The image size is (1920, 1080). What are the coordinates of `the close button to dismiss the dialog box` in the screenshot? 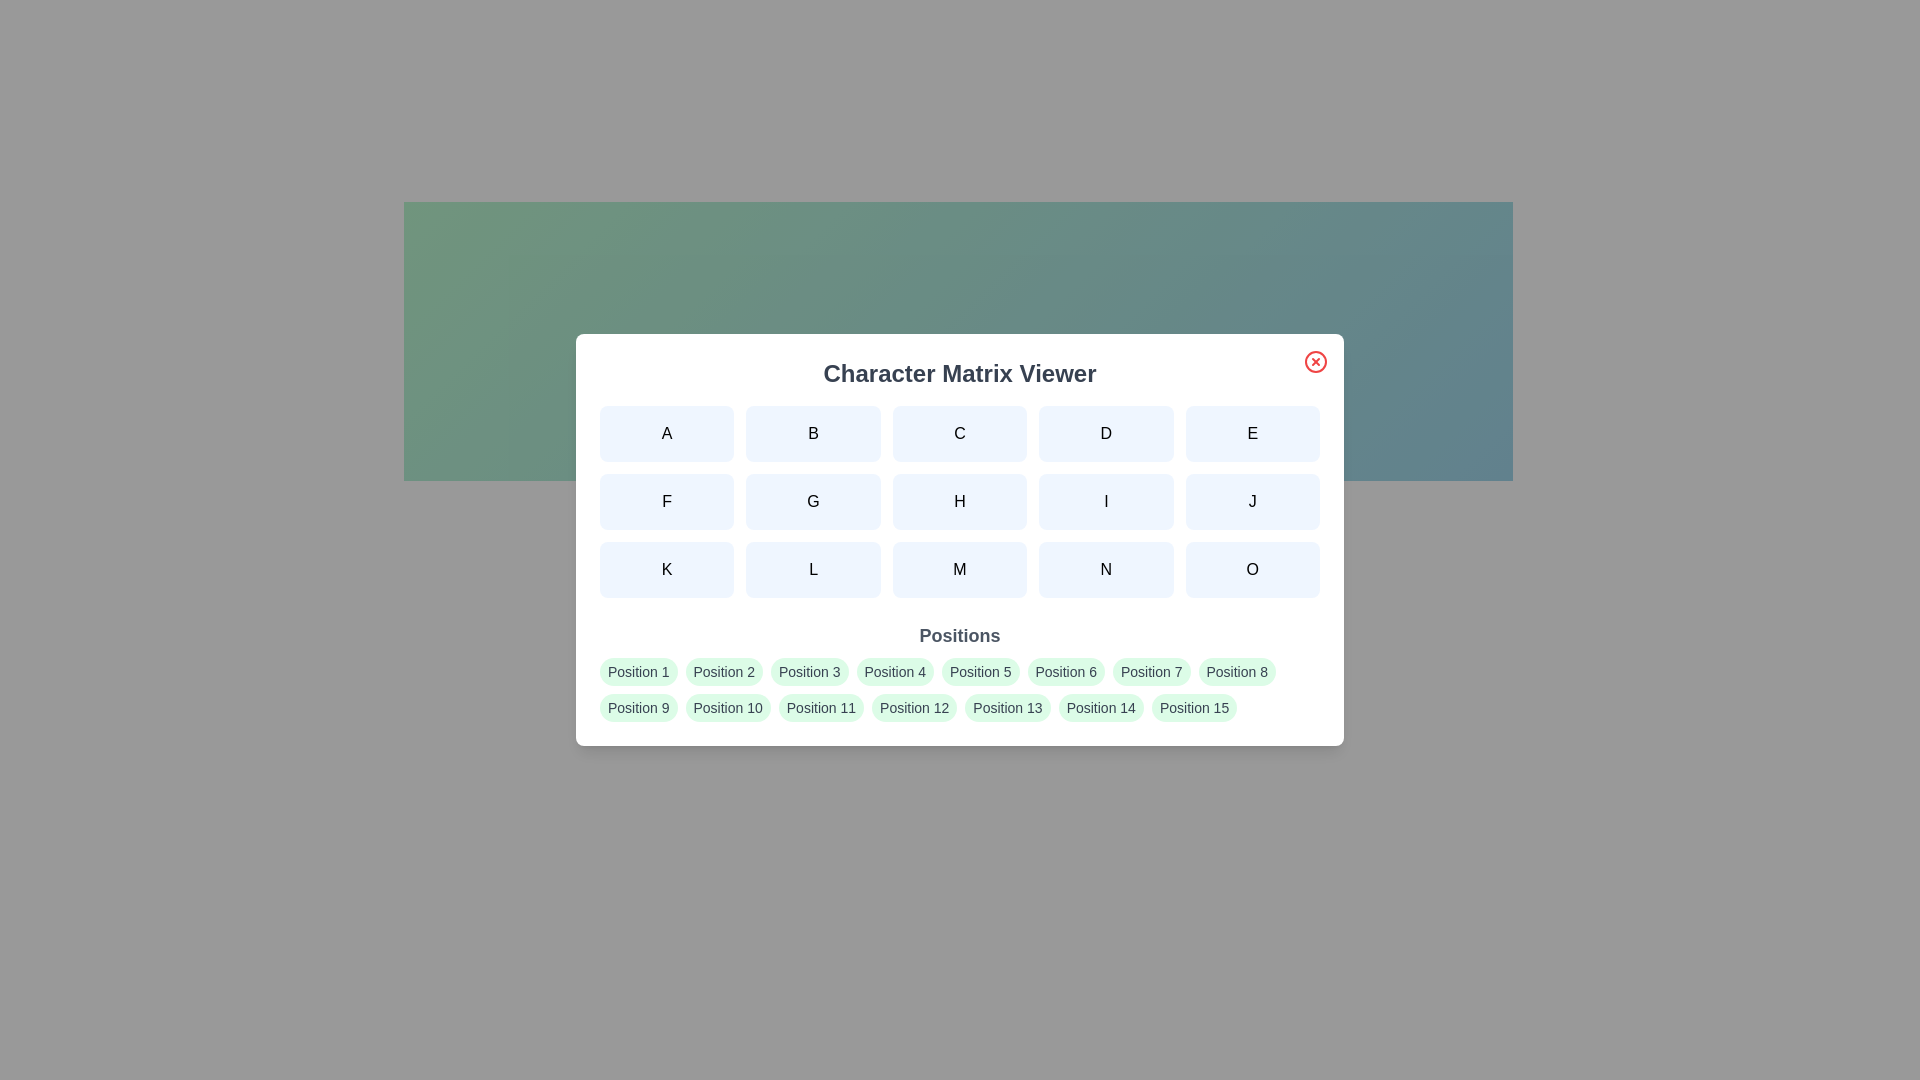 It's located at (1315, 362).